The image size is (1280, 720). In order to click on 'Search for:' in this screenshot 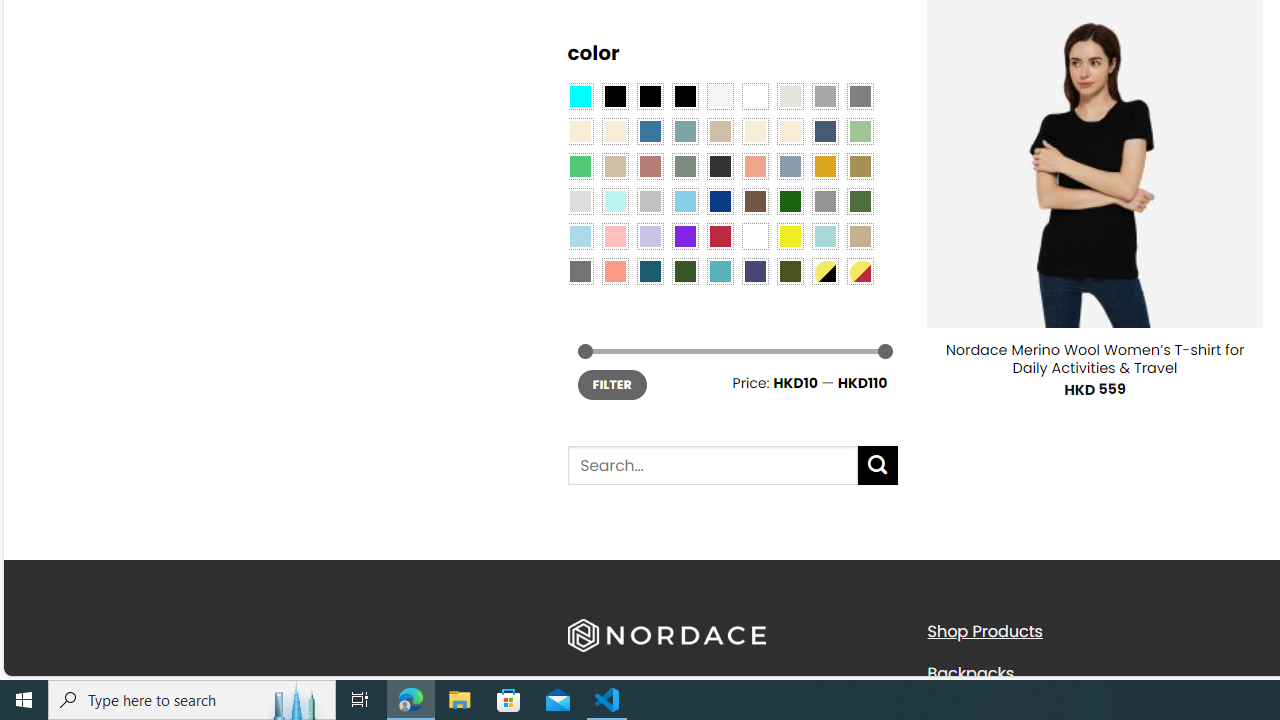, I will do `click(712, 465)`.